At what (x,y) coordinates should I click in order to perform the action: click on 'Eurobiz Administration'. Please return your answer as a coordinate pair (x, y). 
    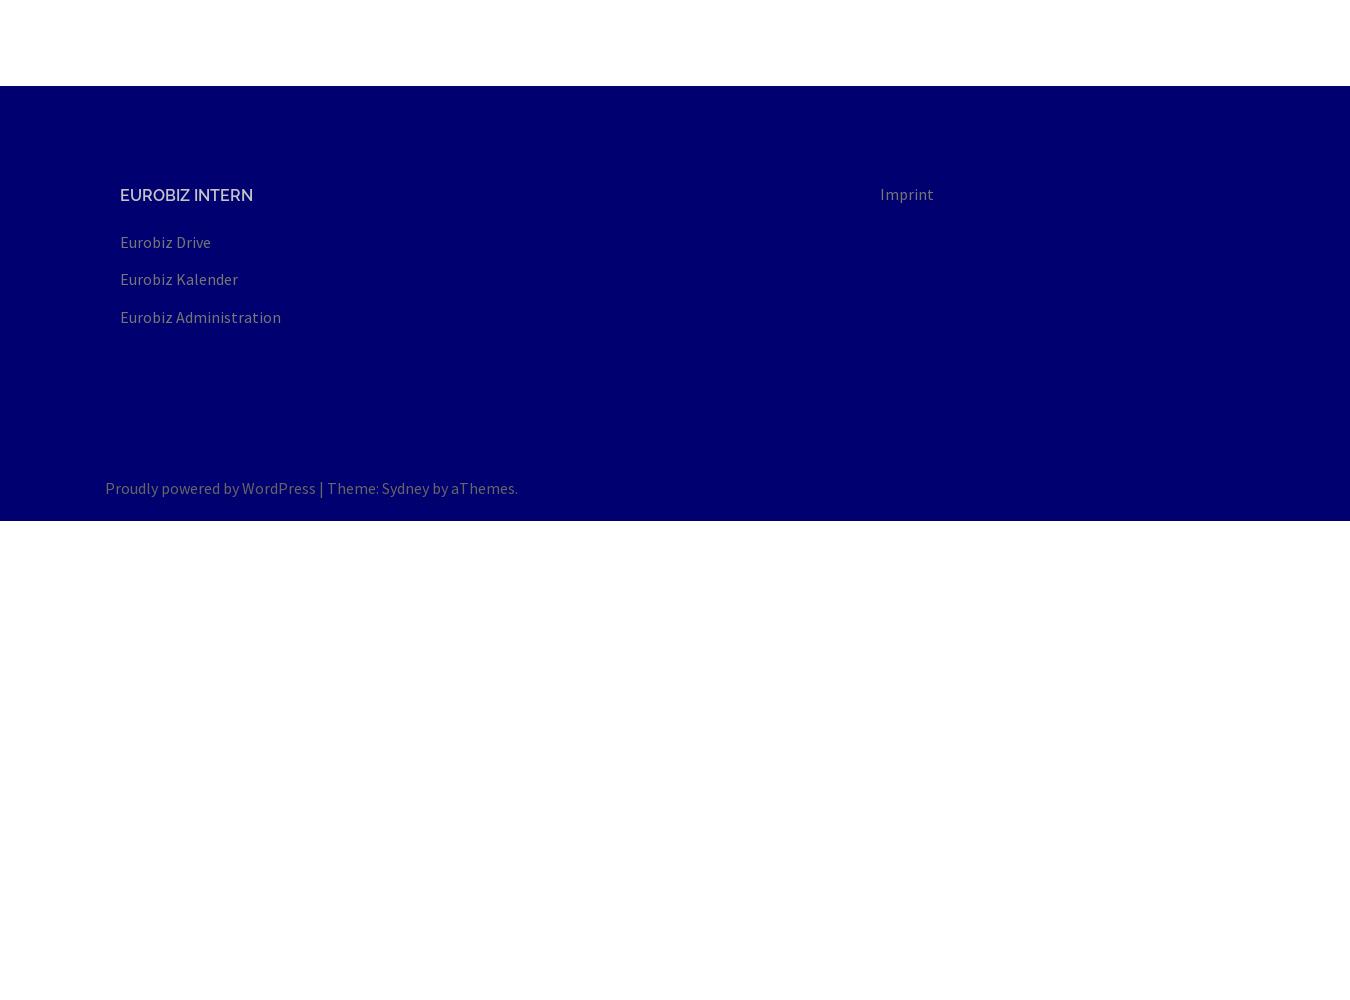
    Looking at the image, I should click on (200, 315).